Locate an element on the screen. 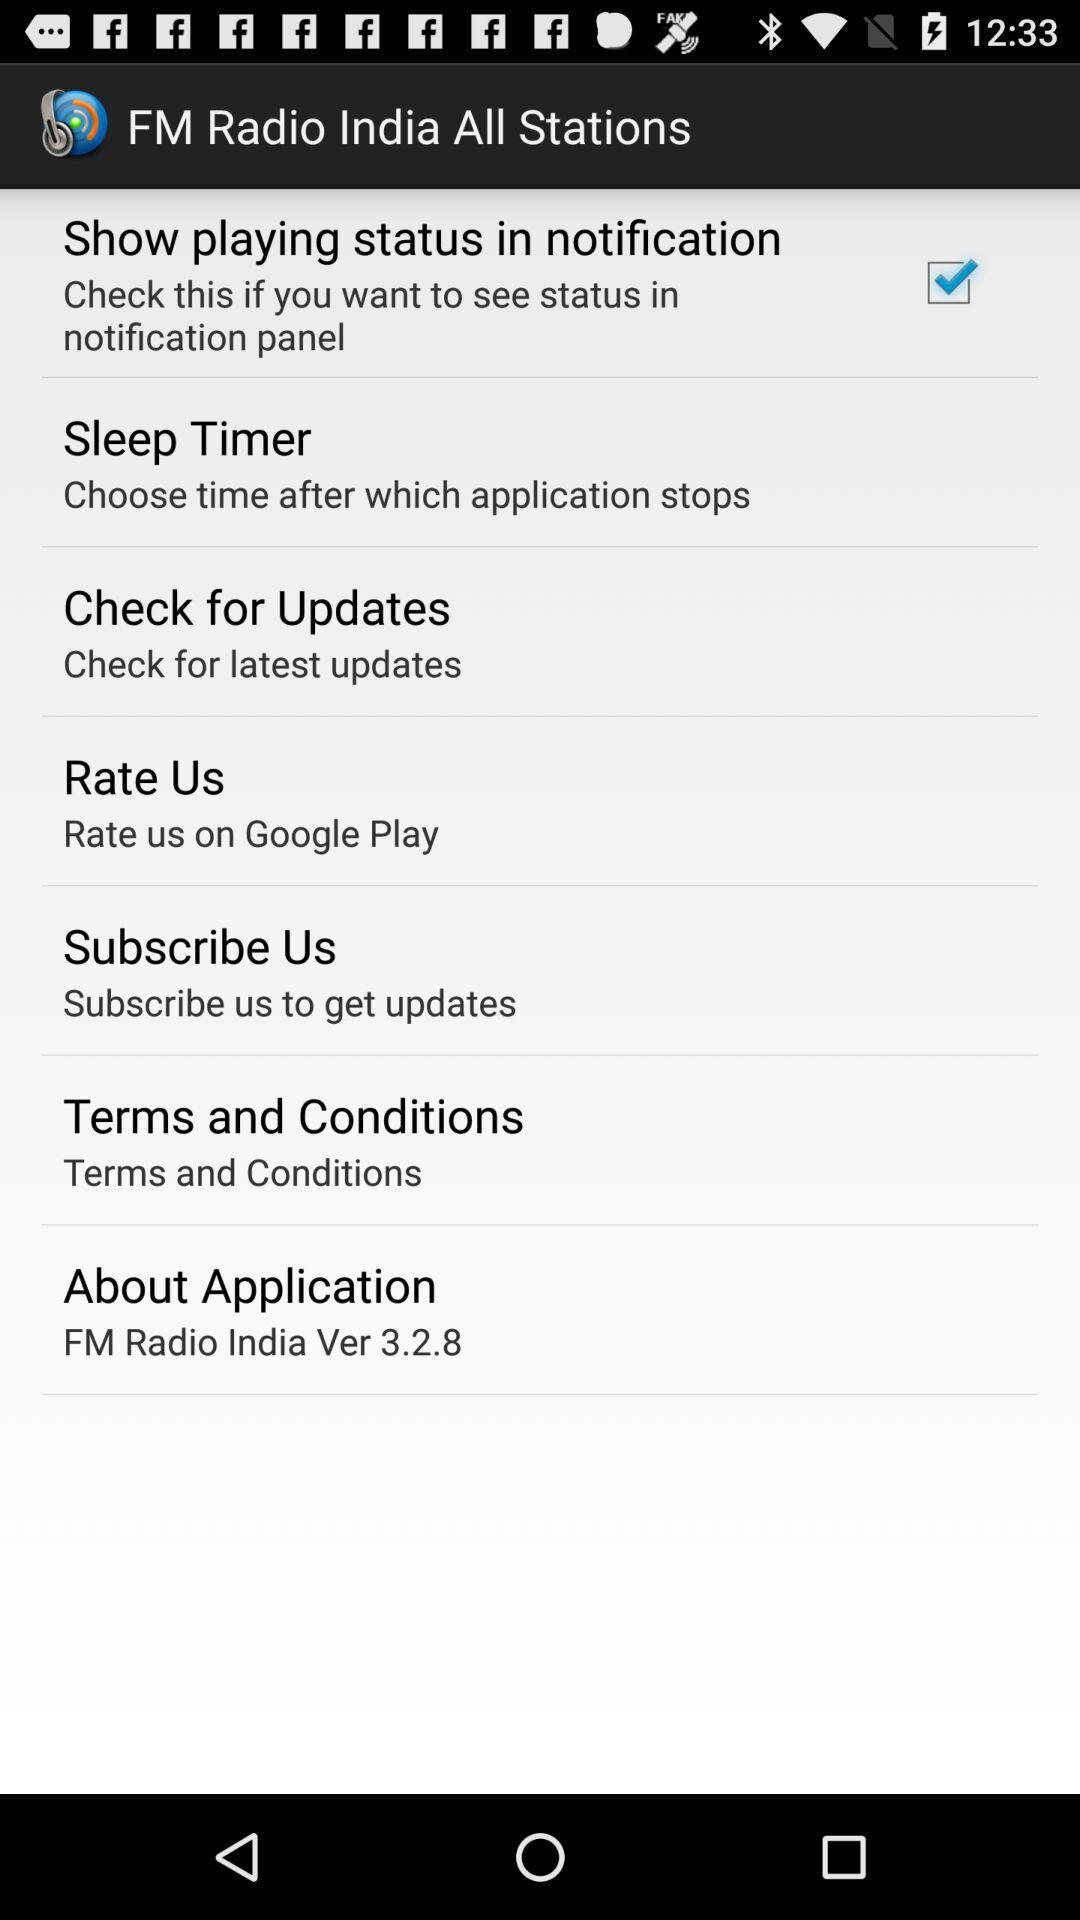  the item below terms and conditions icon is located at coordinates (249, 1284).